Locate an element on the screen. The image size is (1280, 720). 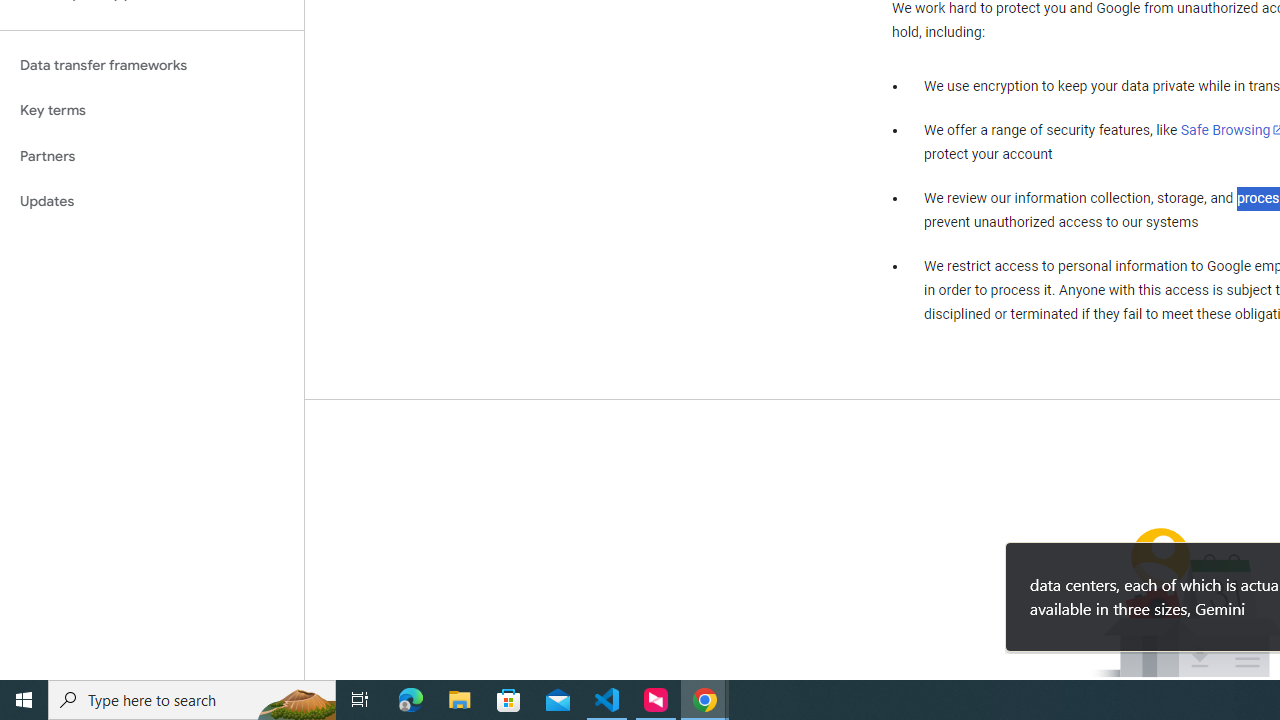
'Key terms' is located at coordinates (151, 110).